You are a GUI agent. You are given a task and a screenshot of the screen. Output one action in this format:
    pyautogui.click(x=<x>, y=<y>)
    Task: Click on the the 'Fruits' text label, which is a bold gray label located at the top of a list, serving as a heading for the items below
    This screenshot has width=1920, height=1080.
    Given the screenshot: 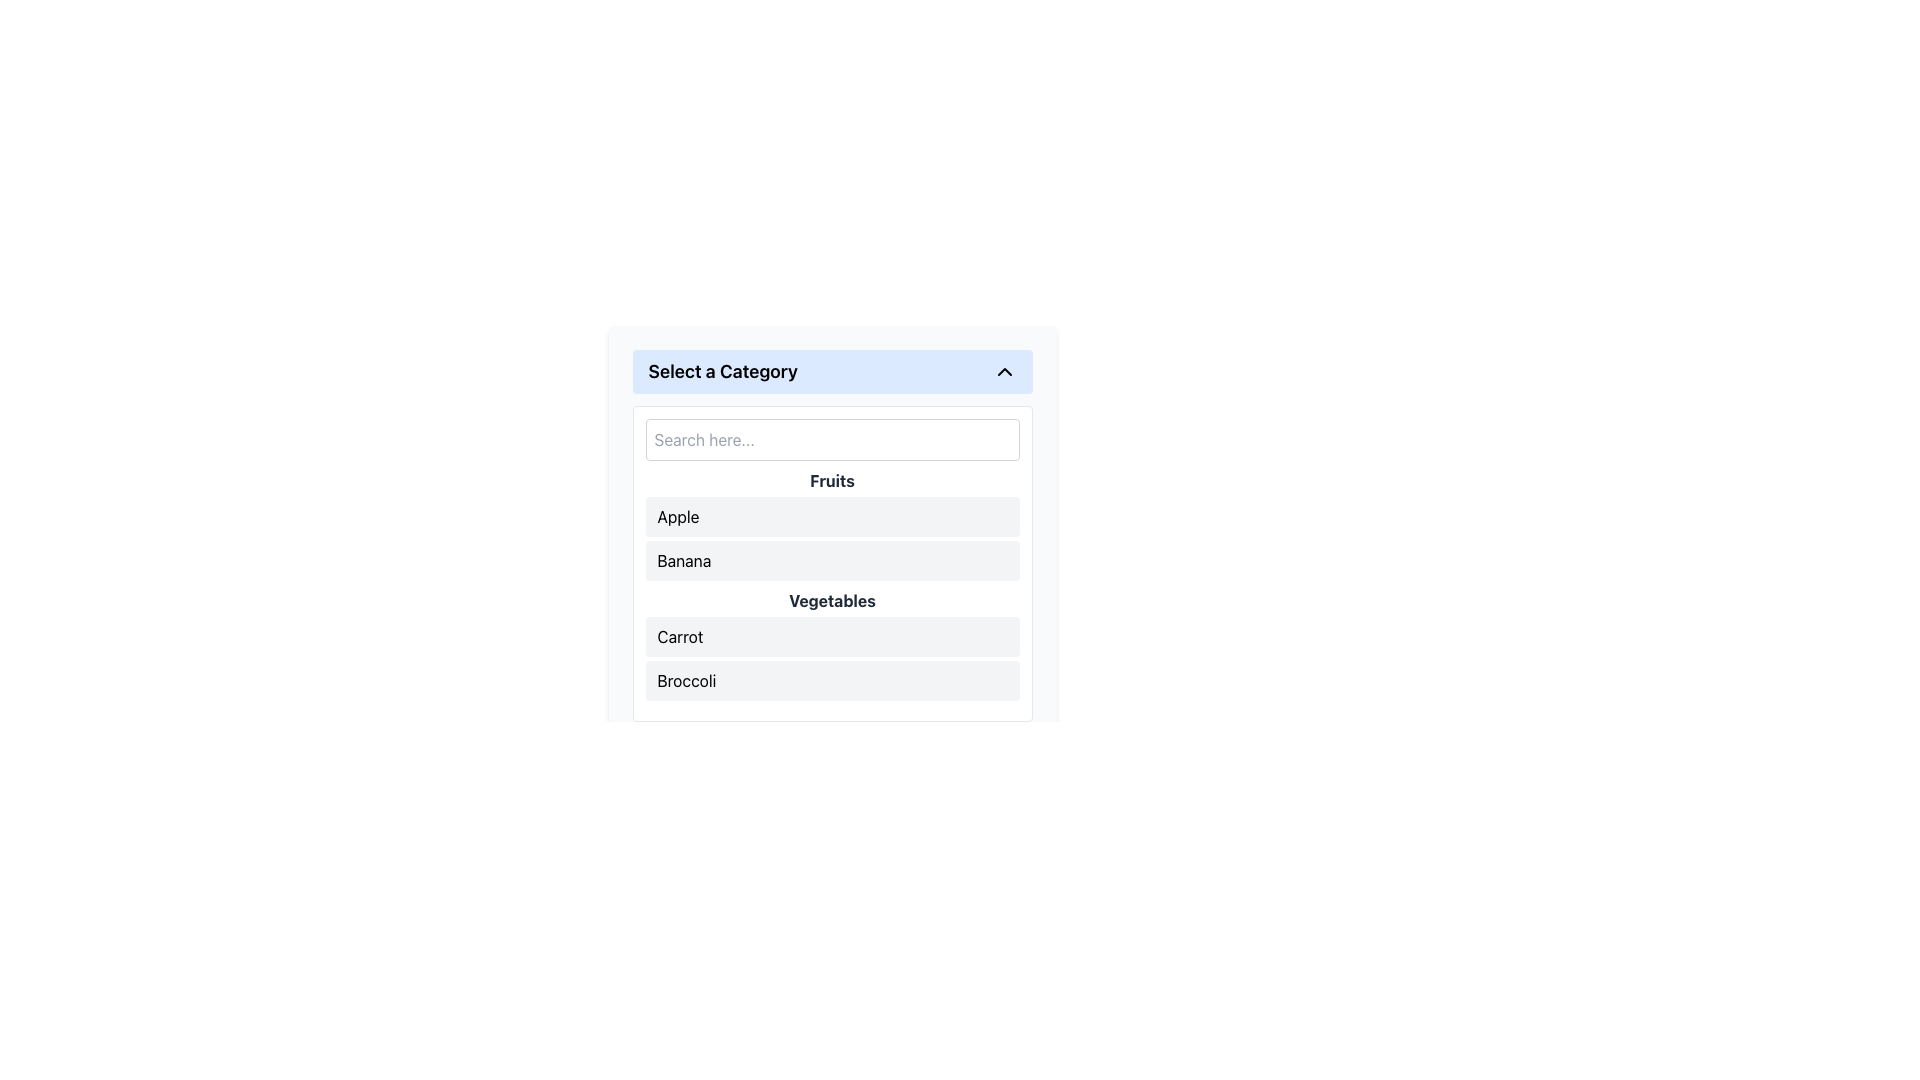 What is the action you would take?
    pyautogui.click(x=832, y=481)
    